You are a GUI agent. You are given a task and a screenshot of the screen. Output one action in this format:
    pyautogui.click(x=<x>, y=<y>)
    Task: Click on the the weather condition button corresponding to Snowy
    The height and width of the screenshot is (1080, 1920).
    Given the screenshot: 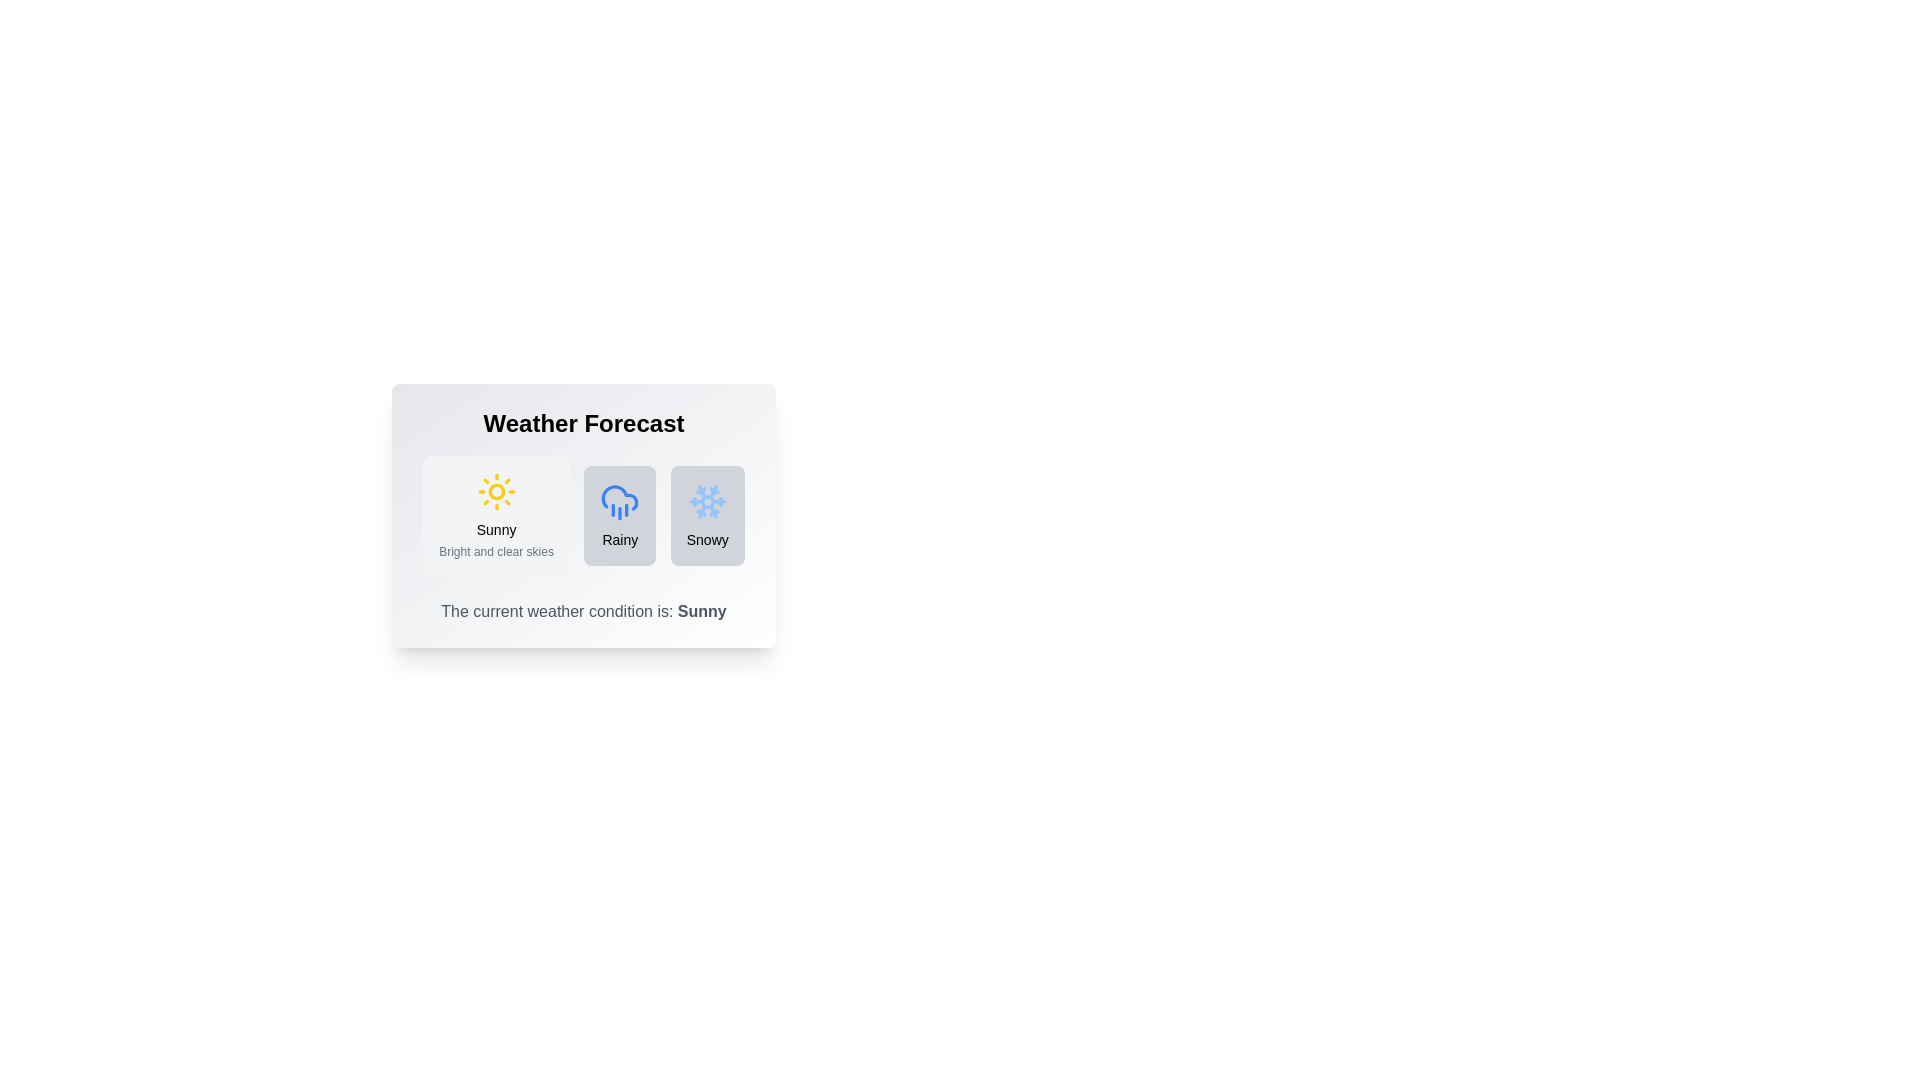 What is the action you would take?
    pyautogui.click(x=707, y=515)
    